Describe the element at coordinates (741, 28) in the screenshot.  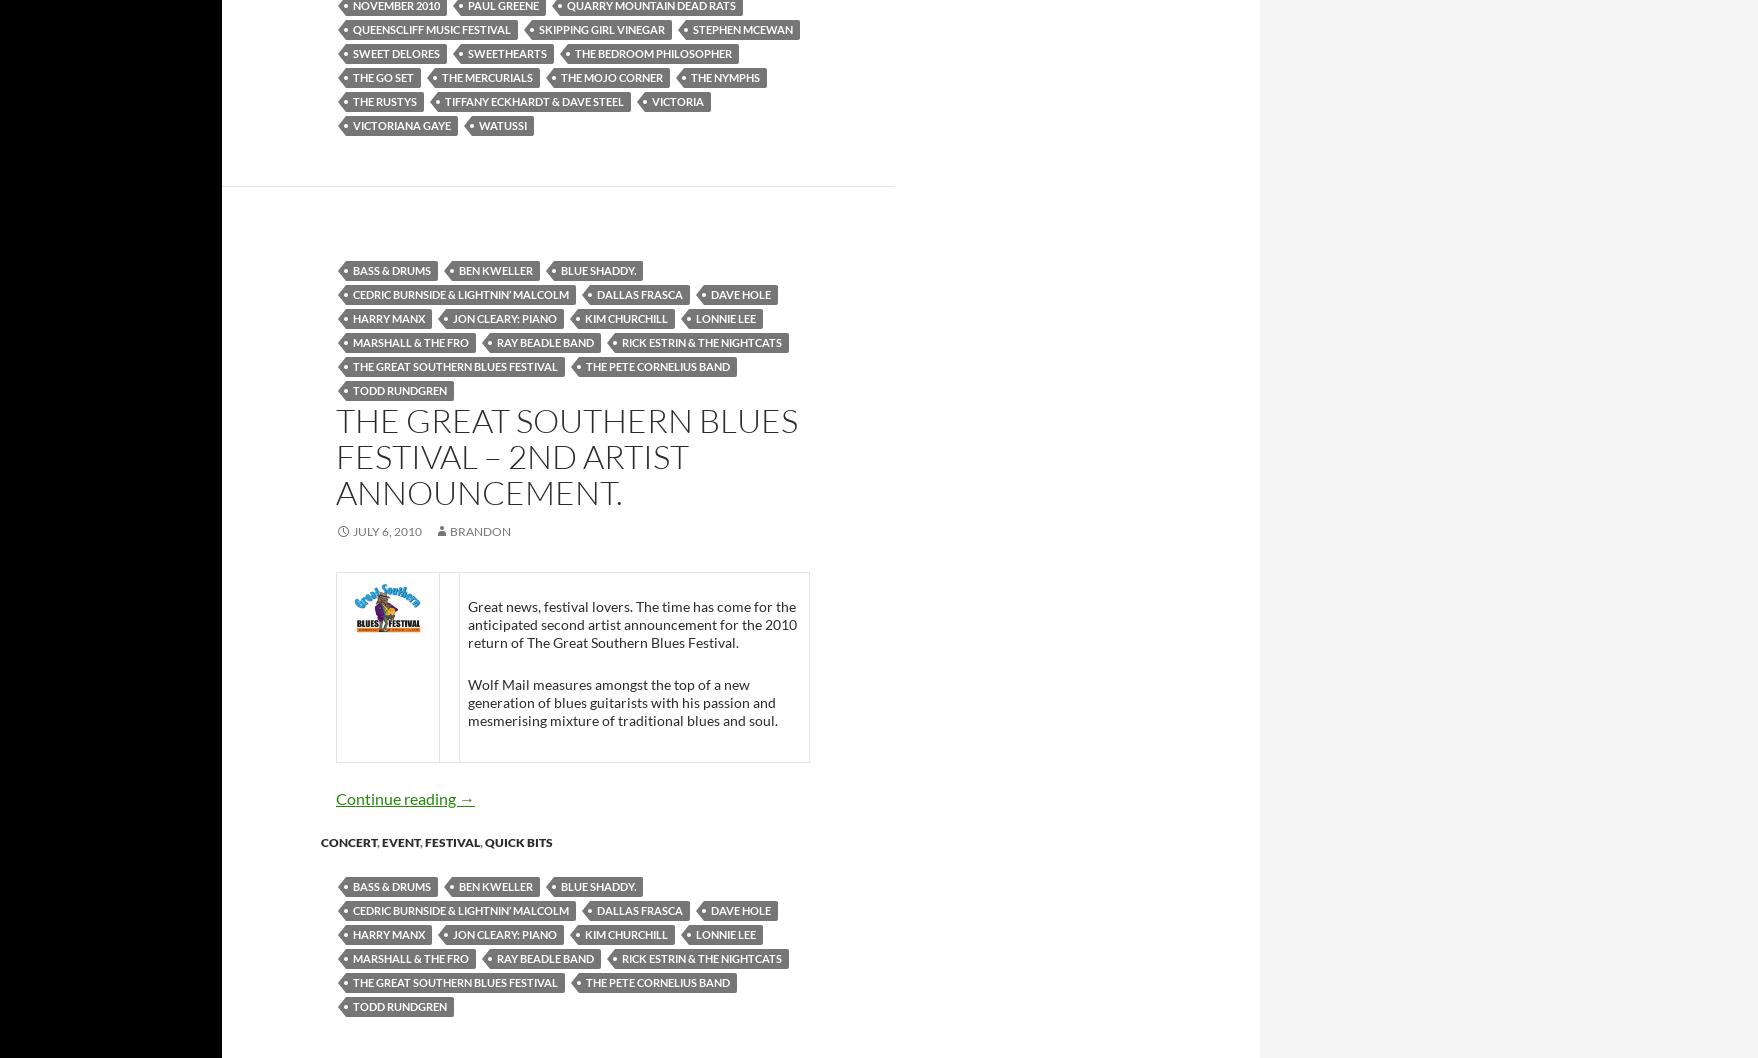
I see `'Stephen McEwan'` at that location.